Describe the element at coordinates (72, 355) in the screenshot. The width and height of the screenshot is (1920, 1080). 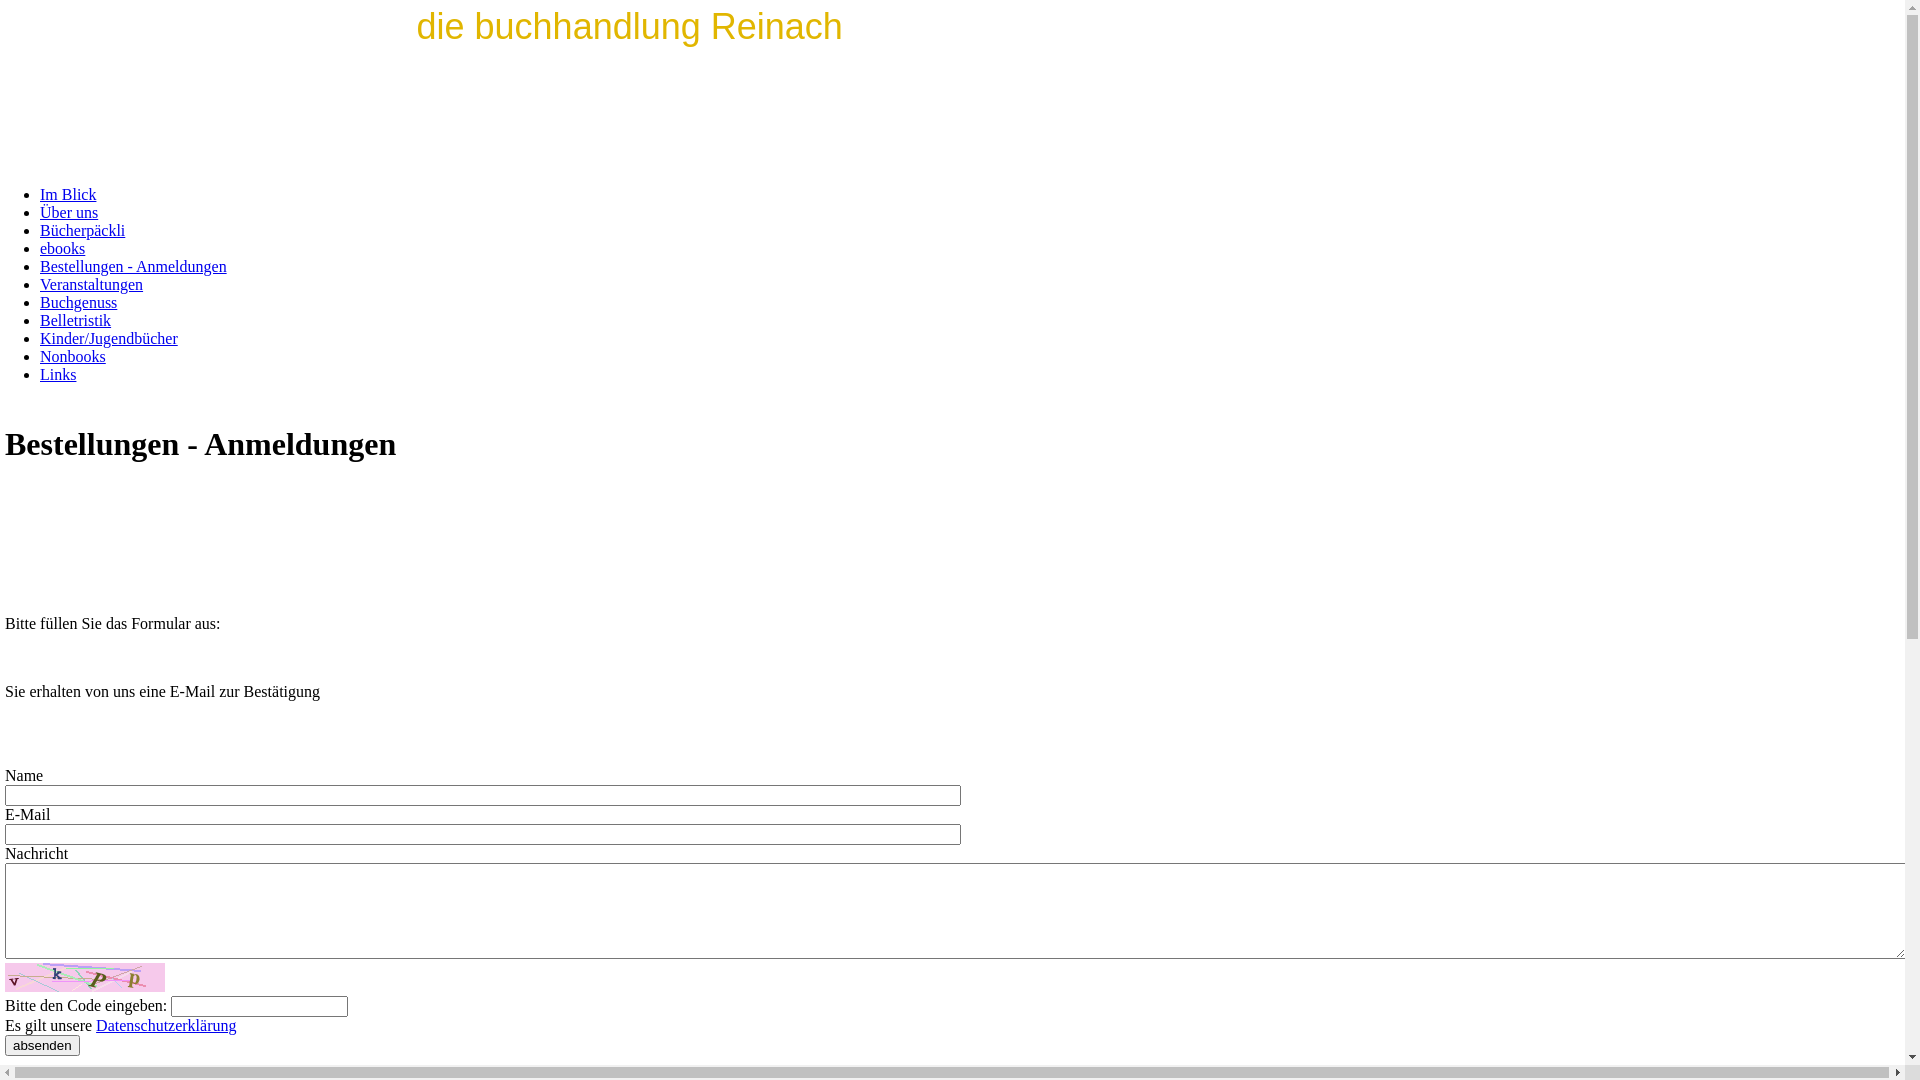
I see `'Nonbooks'` at that location.